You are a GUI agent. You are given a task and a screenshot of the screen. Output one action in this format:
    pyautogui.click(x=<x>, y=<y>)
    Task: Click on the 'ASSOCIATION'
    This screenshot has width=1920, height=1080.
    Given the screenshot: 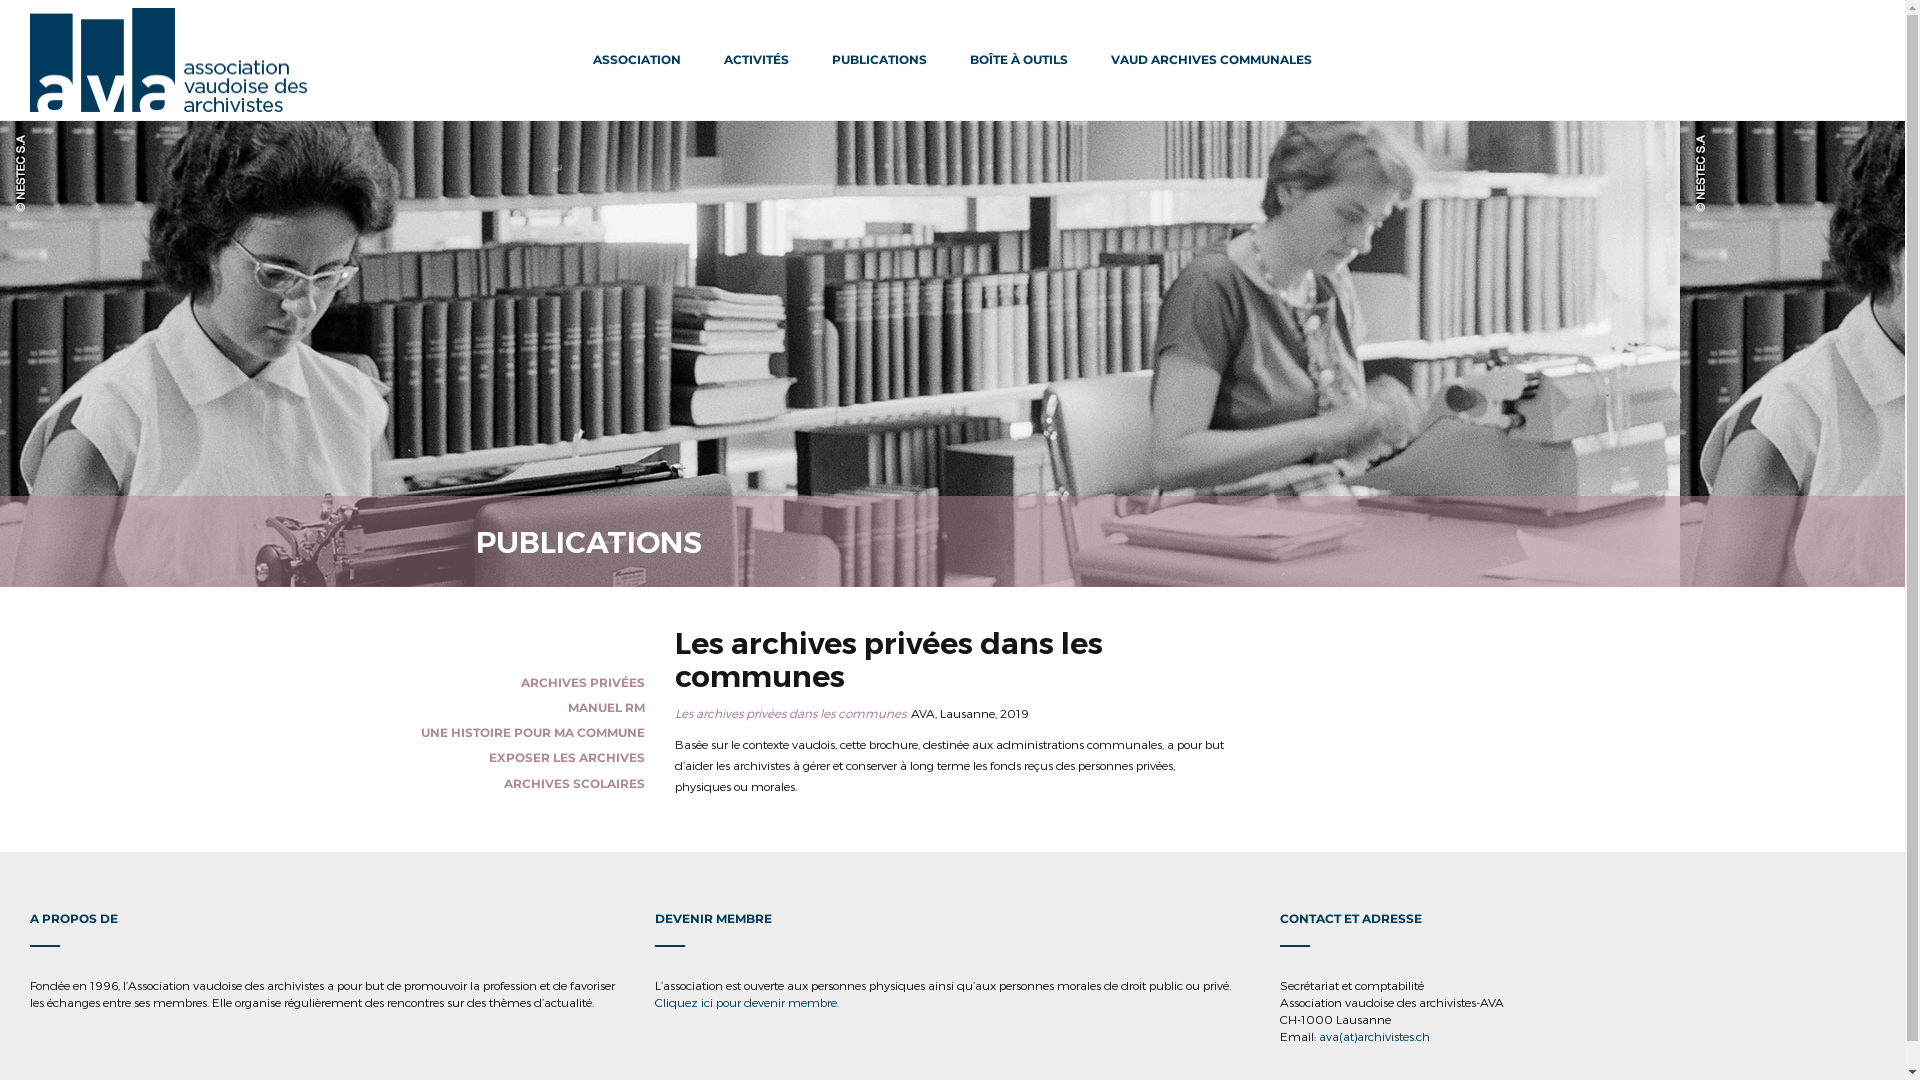 What is the action you would take?
    pyautogui.click(x=636, y=59)
    